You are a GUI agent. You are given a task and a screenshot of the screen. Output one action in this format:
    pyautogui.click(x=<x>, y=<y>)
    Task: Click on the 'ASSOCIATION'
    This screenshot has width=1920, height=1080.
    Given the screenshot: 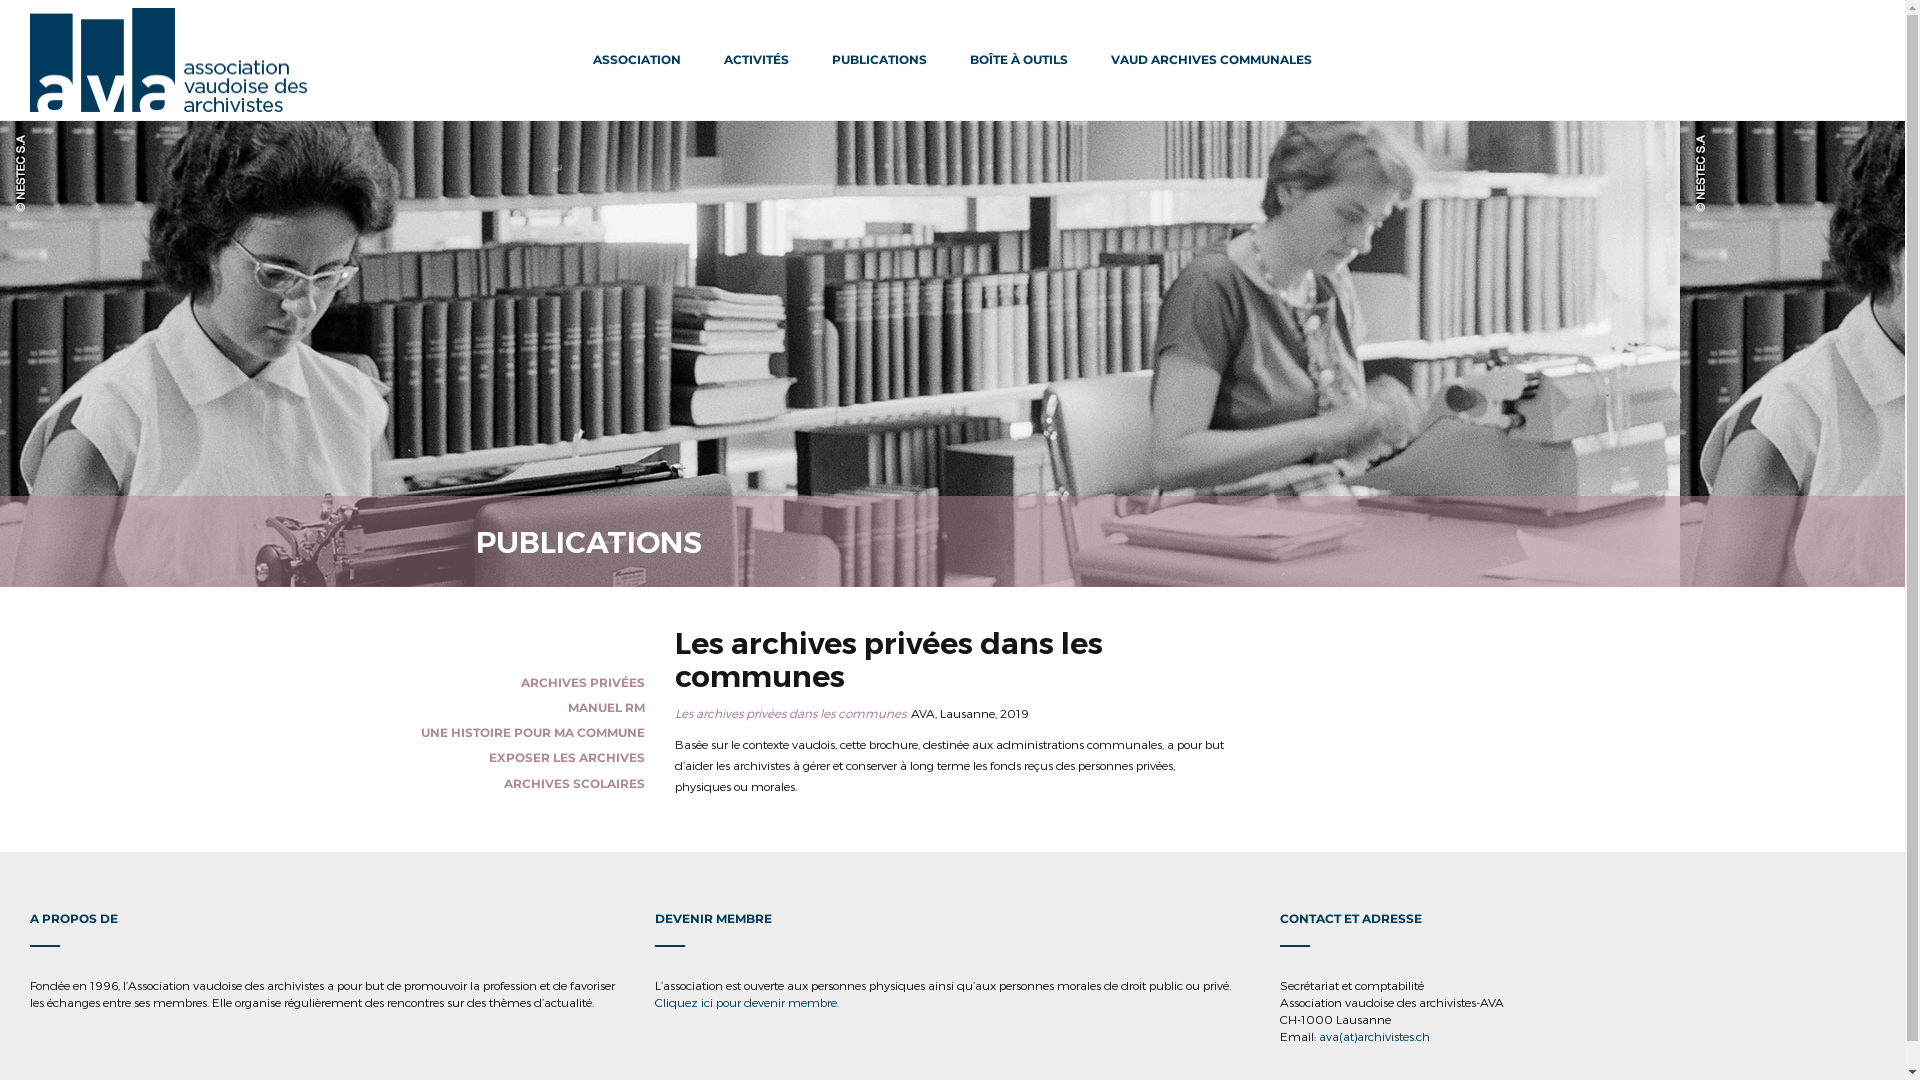 What is the action you would take?
    pyautogui.click(x=636, y=59)
    